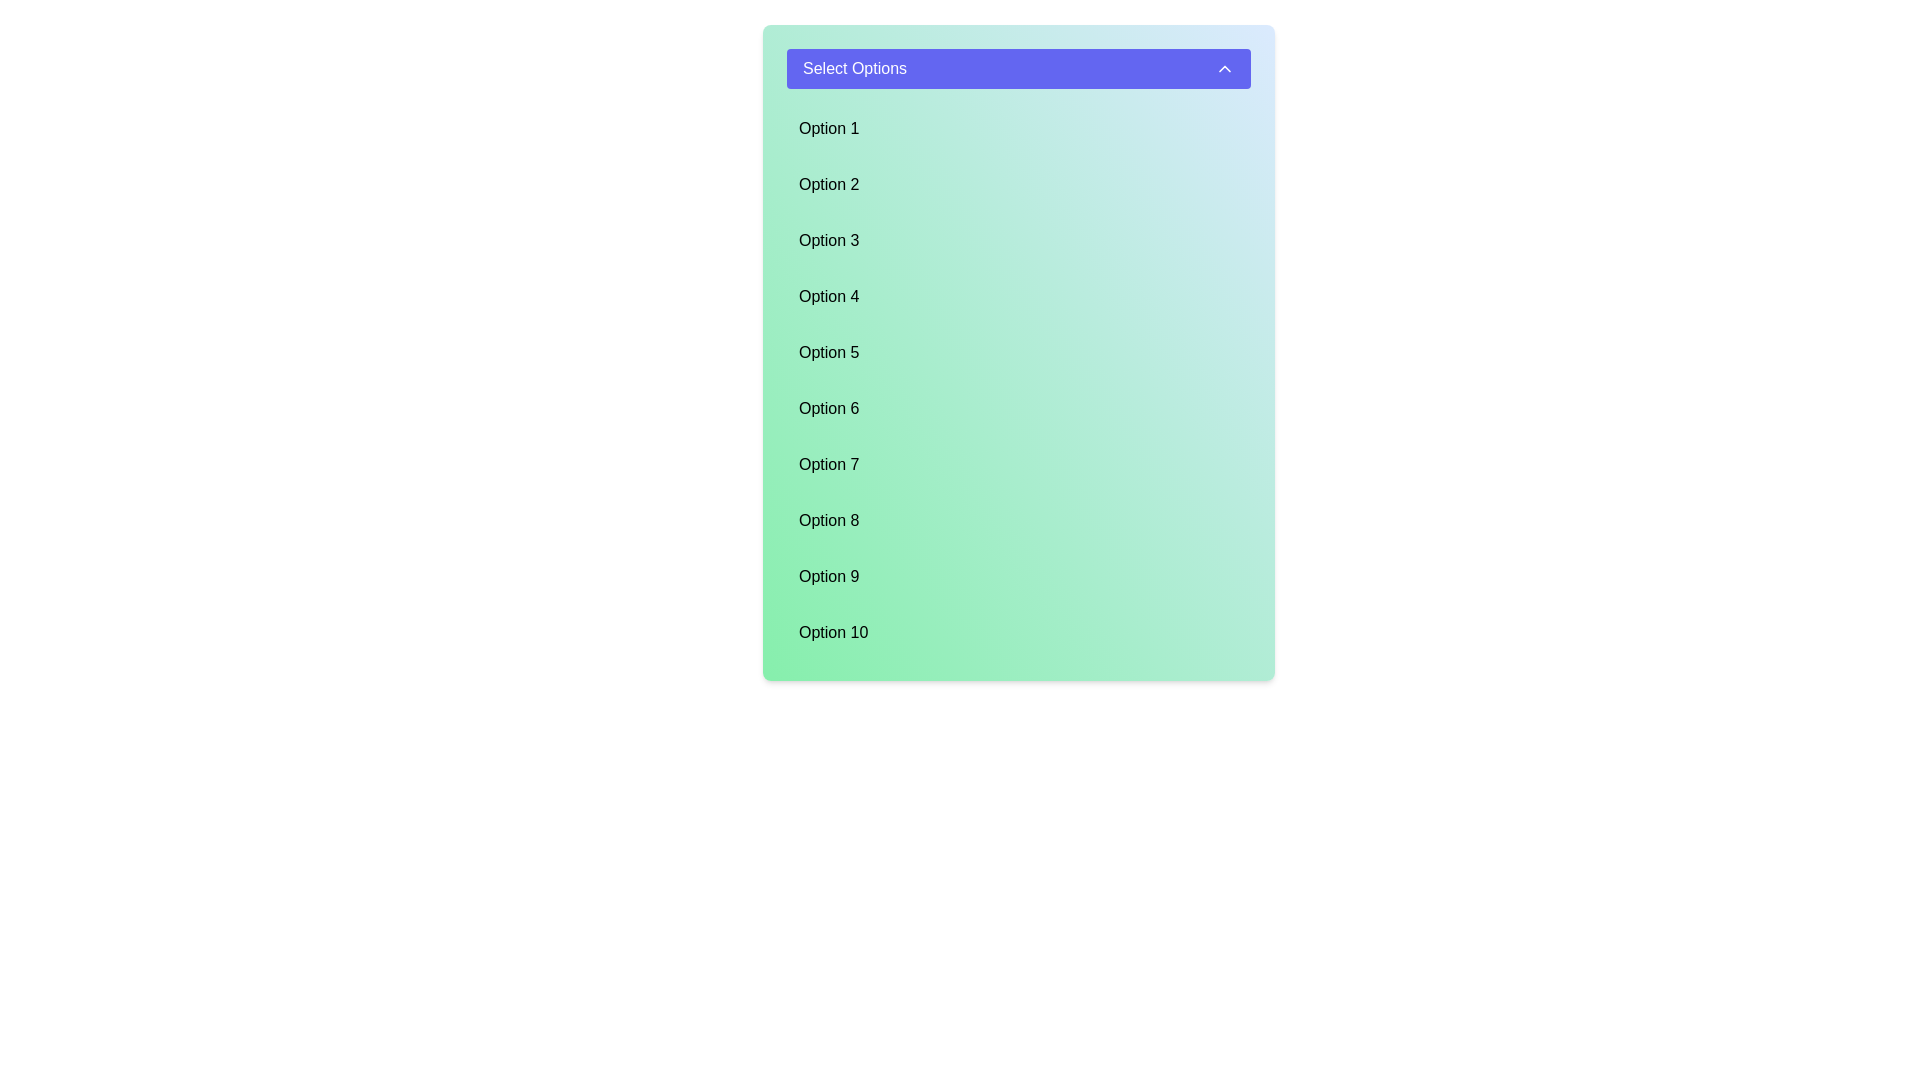 The width and height of the screenshot is (1920, 1080). Describe the element at coordinates (829, 407) in the screenshot. I see `the 'Option 6' dropdown menu item located in the sixth position of the dropdown list` at that location.